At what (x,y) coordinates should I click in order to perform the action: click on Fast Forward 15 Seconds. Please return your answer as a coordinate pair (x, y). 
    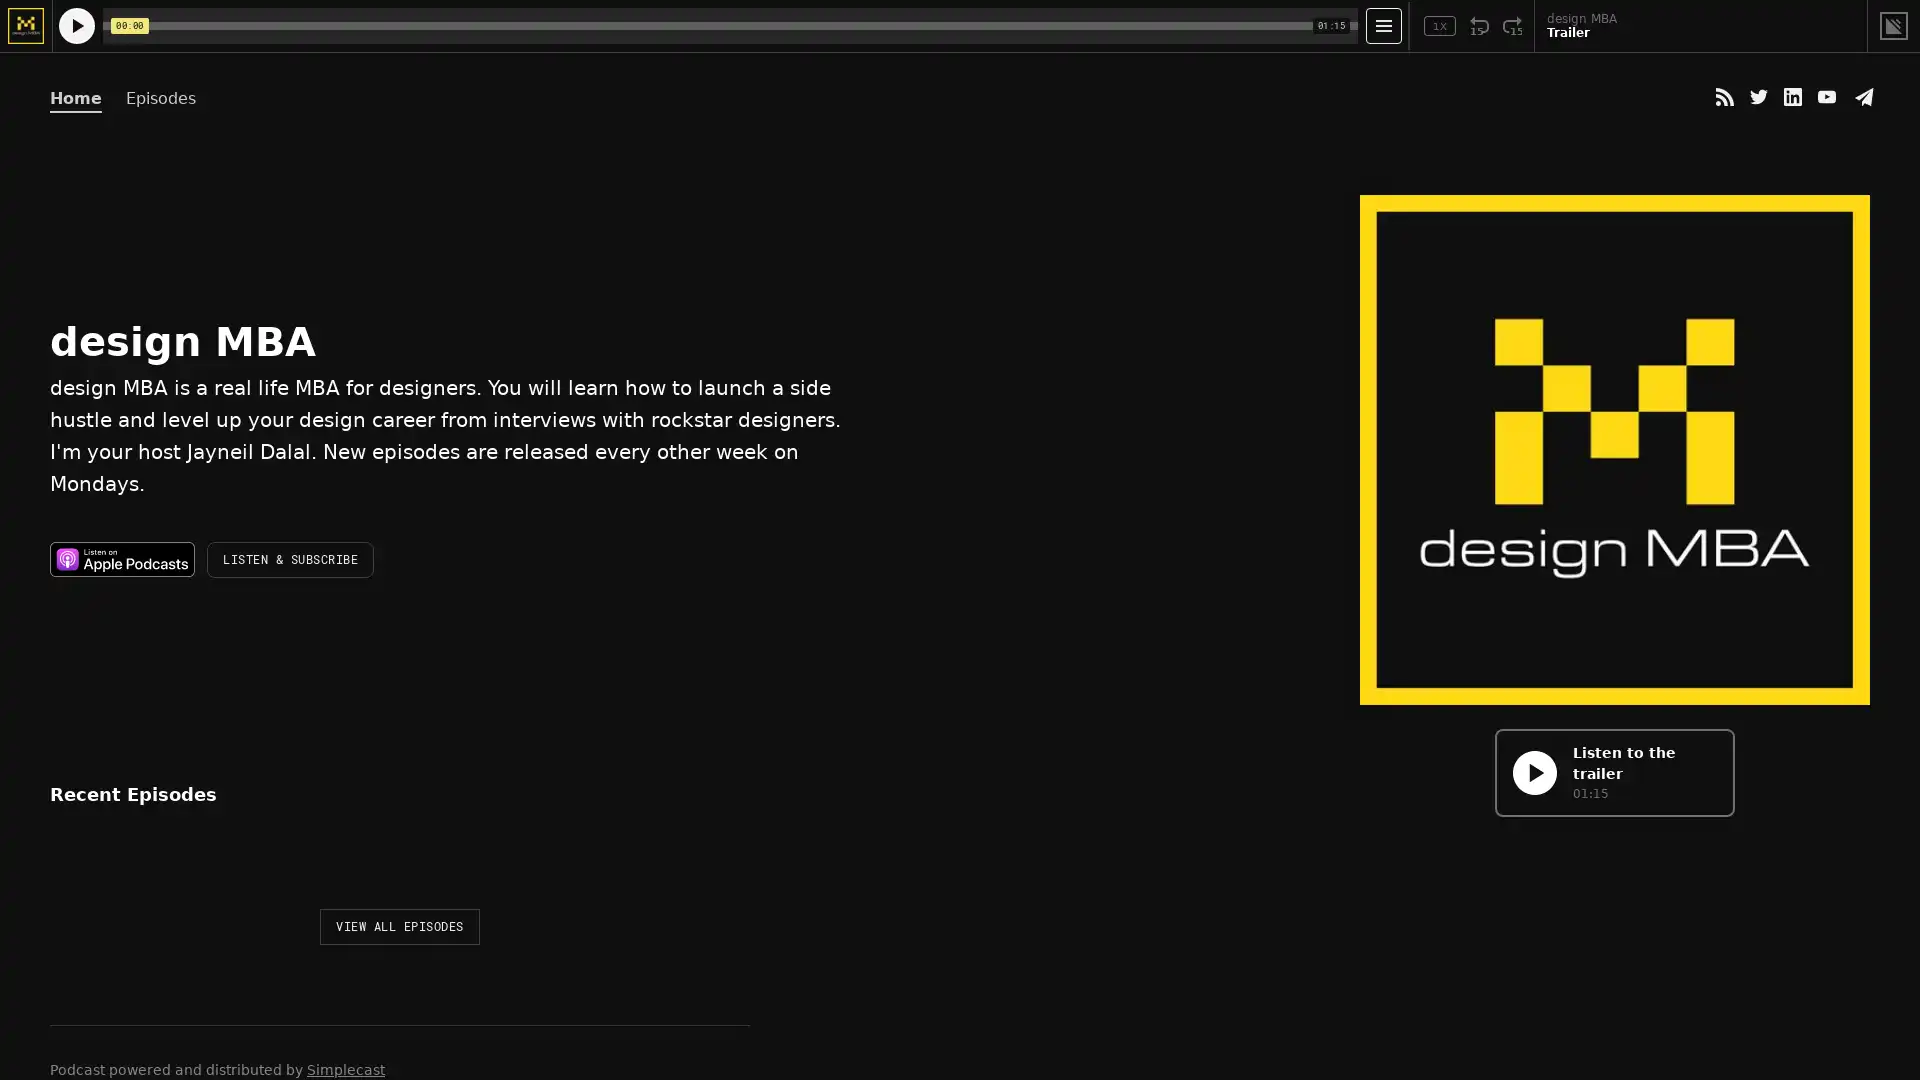
    Looking at the image, I should click on (1512, 26).